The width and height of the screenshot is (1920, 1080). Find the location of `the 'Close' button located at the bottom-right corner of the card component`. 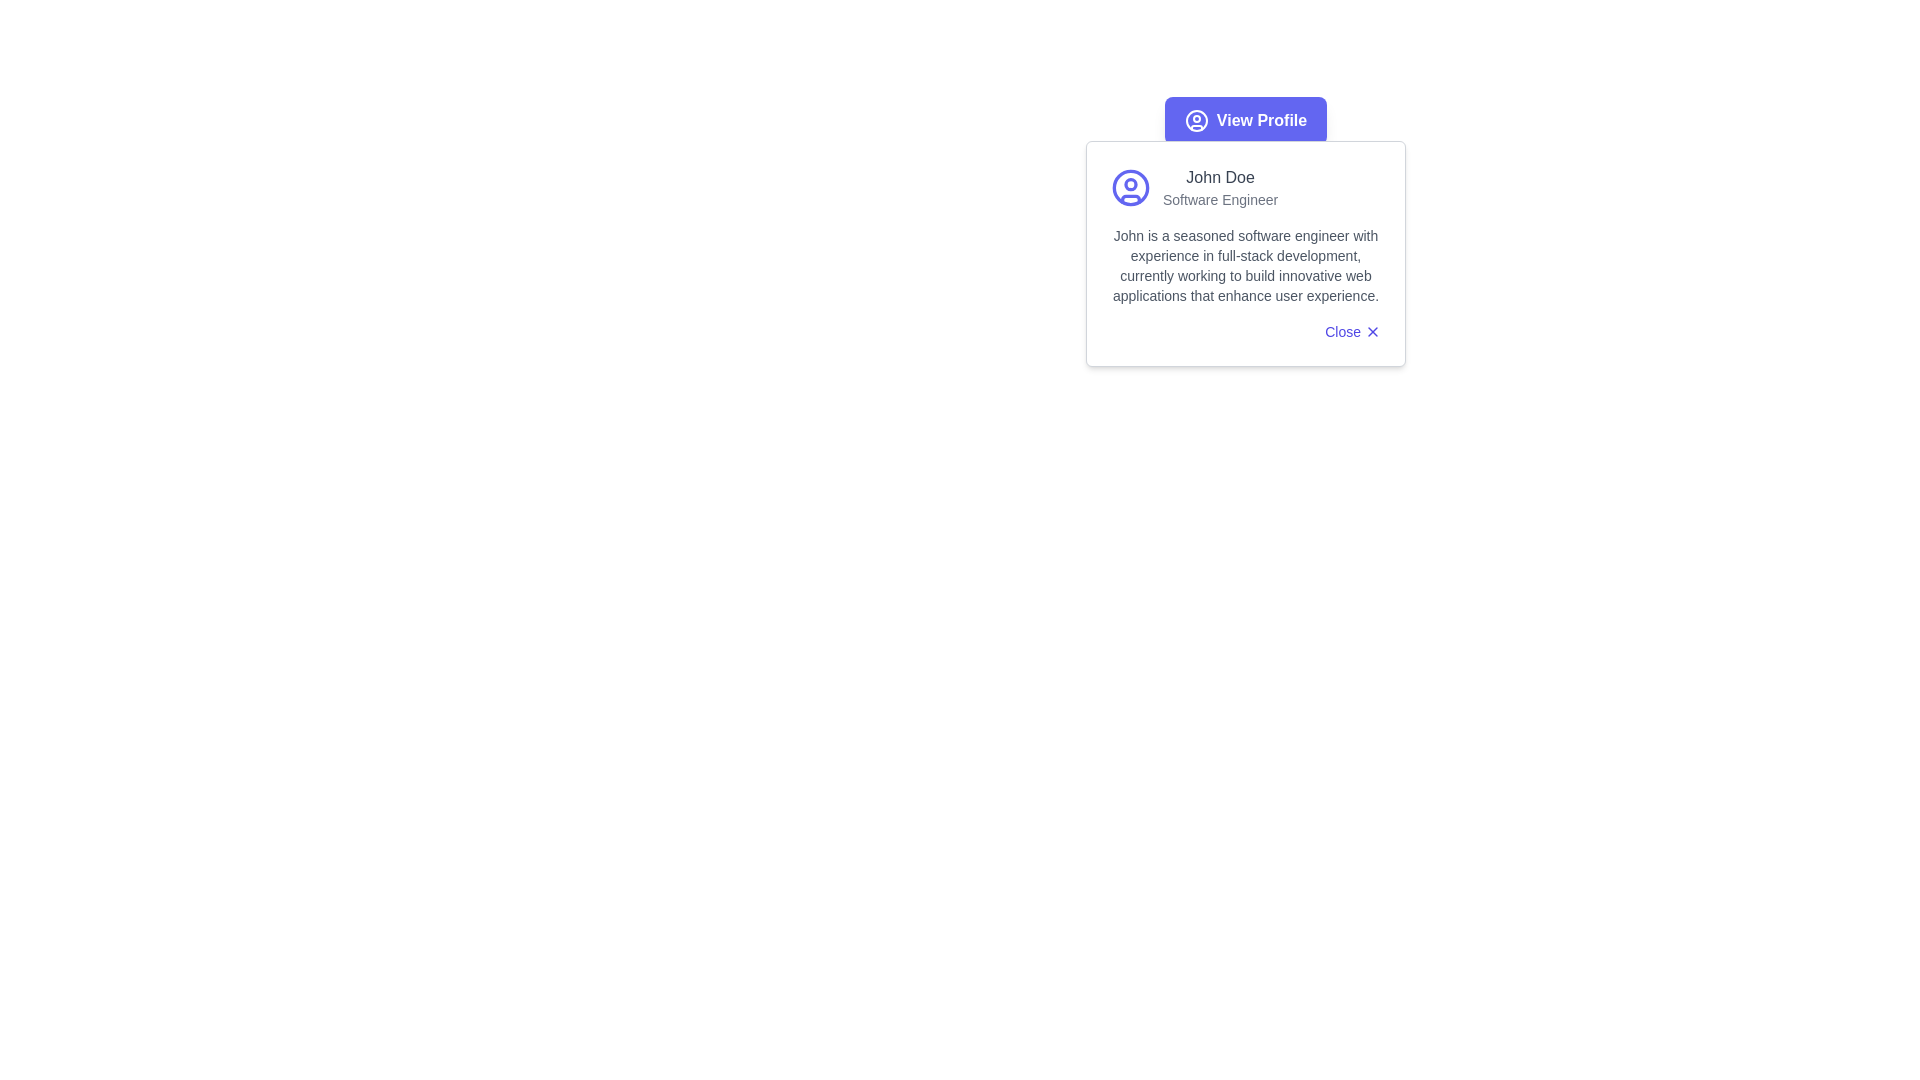

the 'Close' button located at the bottom-right corner of the card component is located at coordinates (1353, 330).